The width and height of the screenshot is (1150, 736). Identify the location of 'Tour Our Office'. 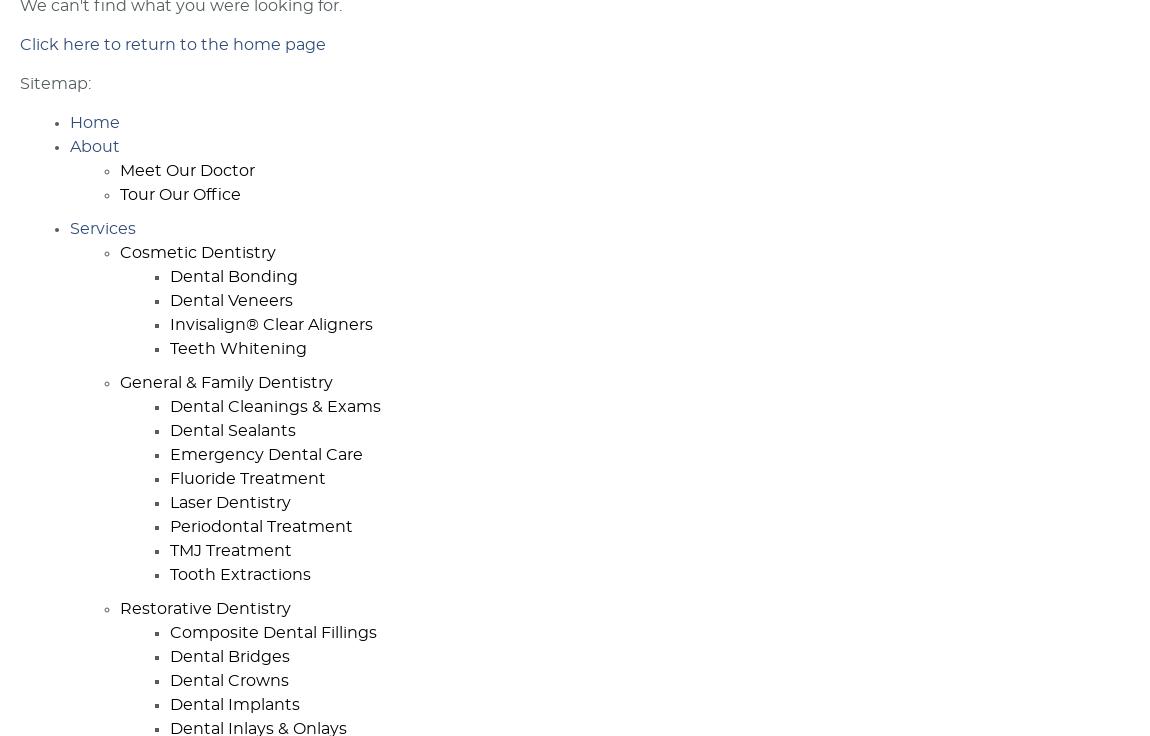
(179, 193).